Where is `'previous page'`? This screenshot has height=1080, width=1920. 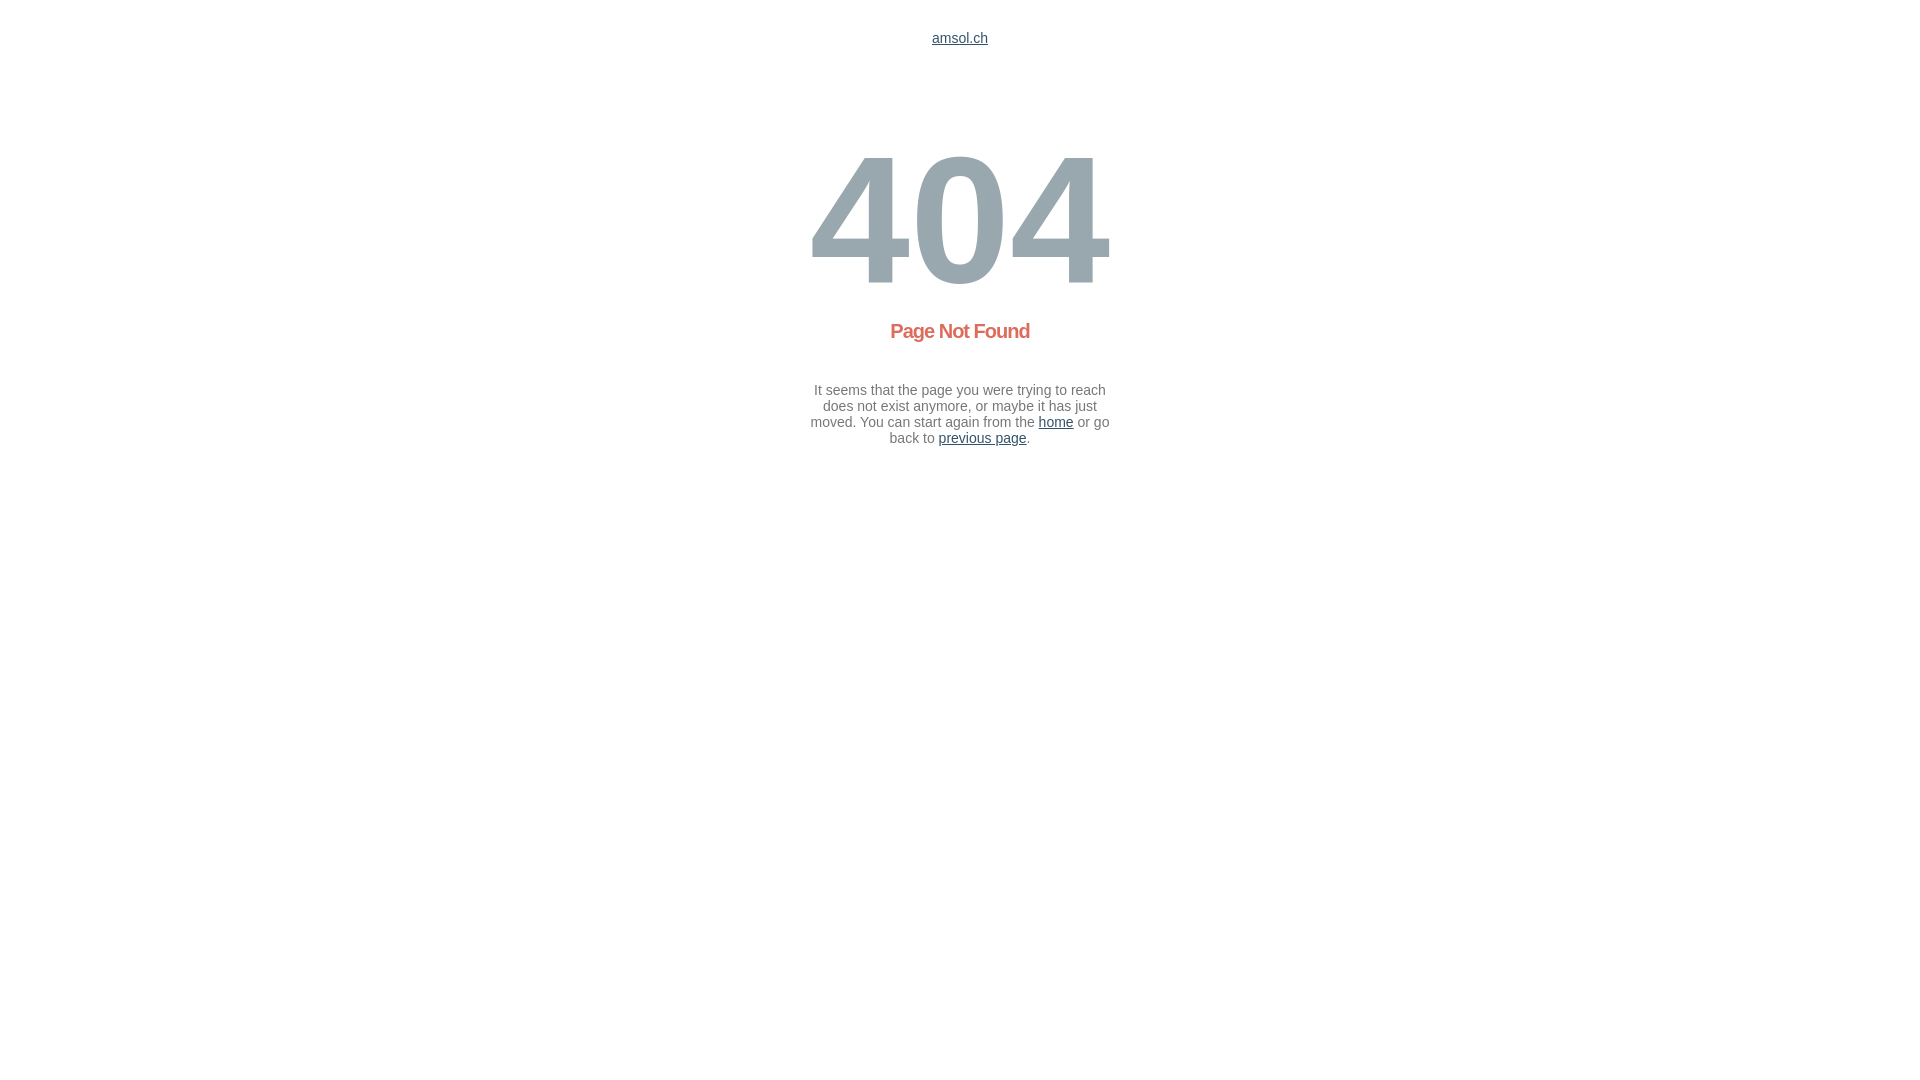
'previous page' is located at coordinates (983, 437).